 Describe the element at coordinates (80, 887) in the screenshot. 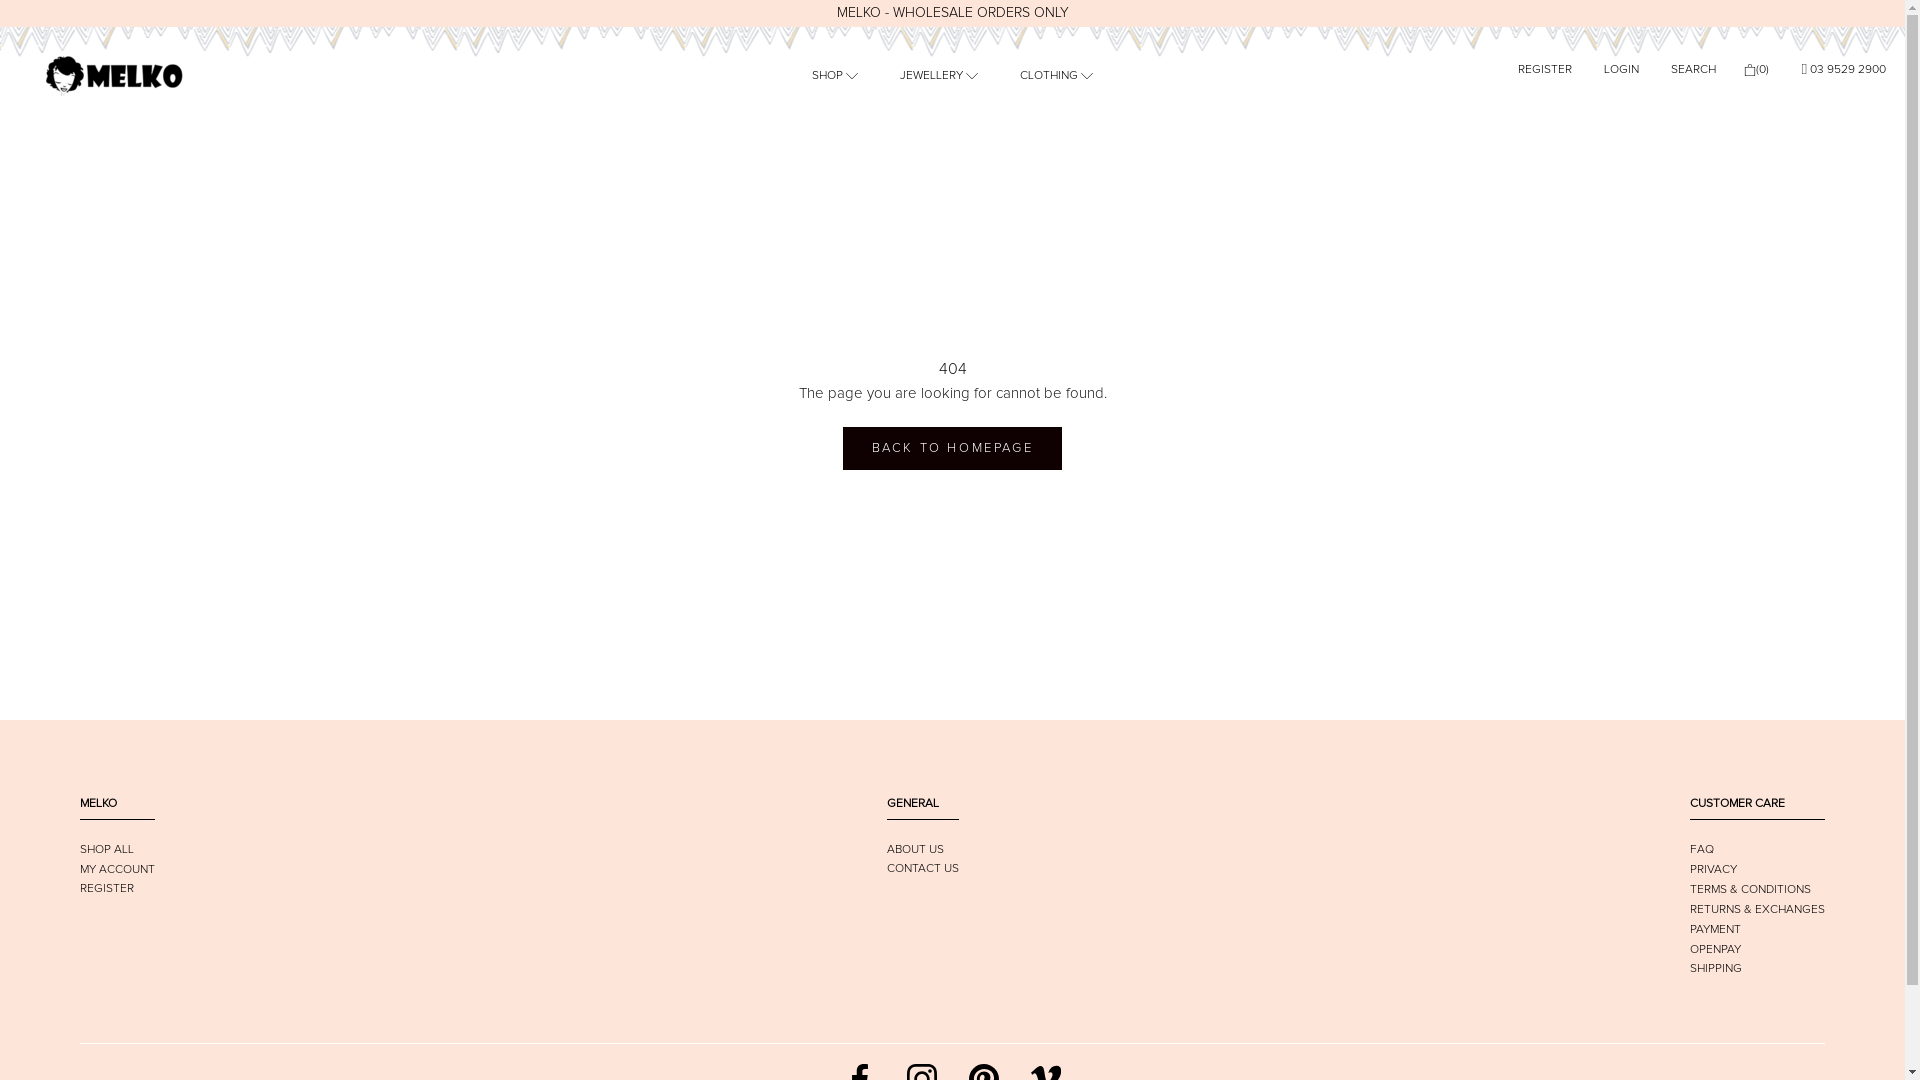

I see `'REGISTER'` at that location.